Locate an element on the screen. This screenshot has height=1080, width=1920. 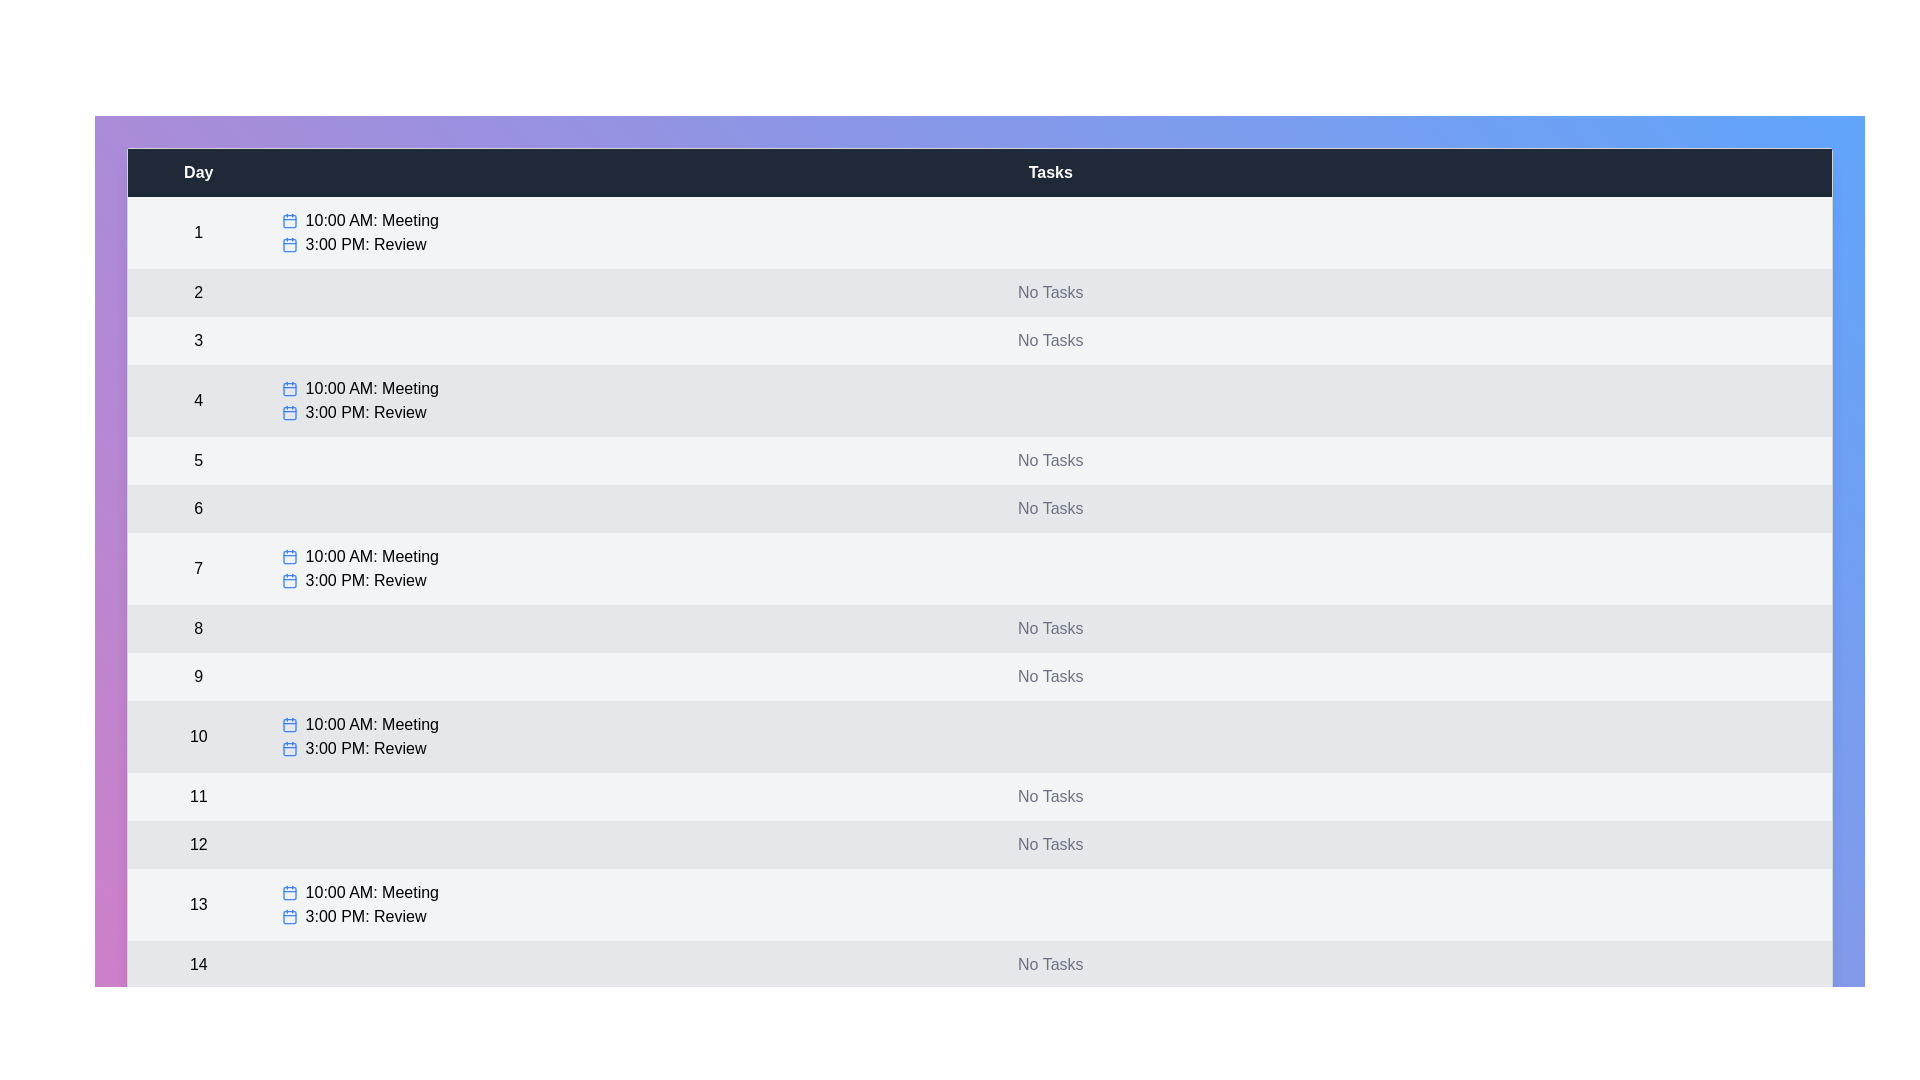
the calendar icon next to the task for day 7 is located at coordinates (287, 556).